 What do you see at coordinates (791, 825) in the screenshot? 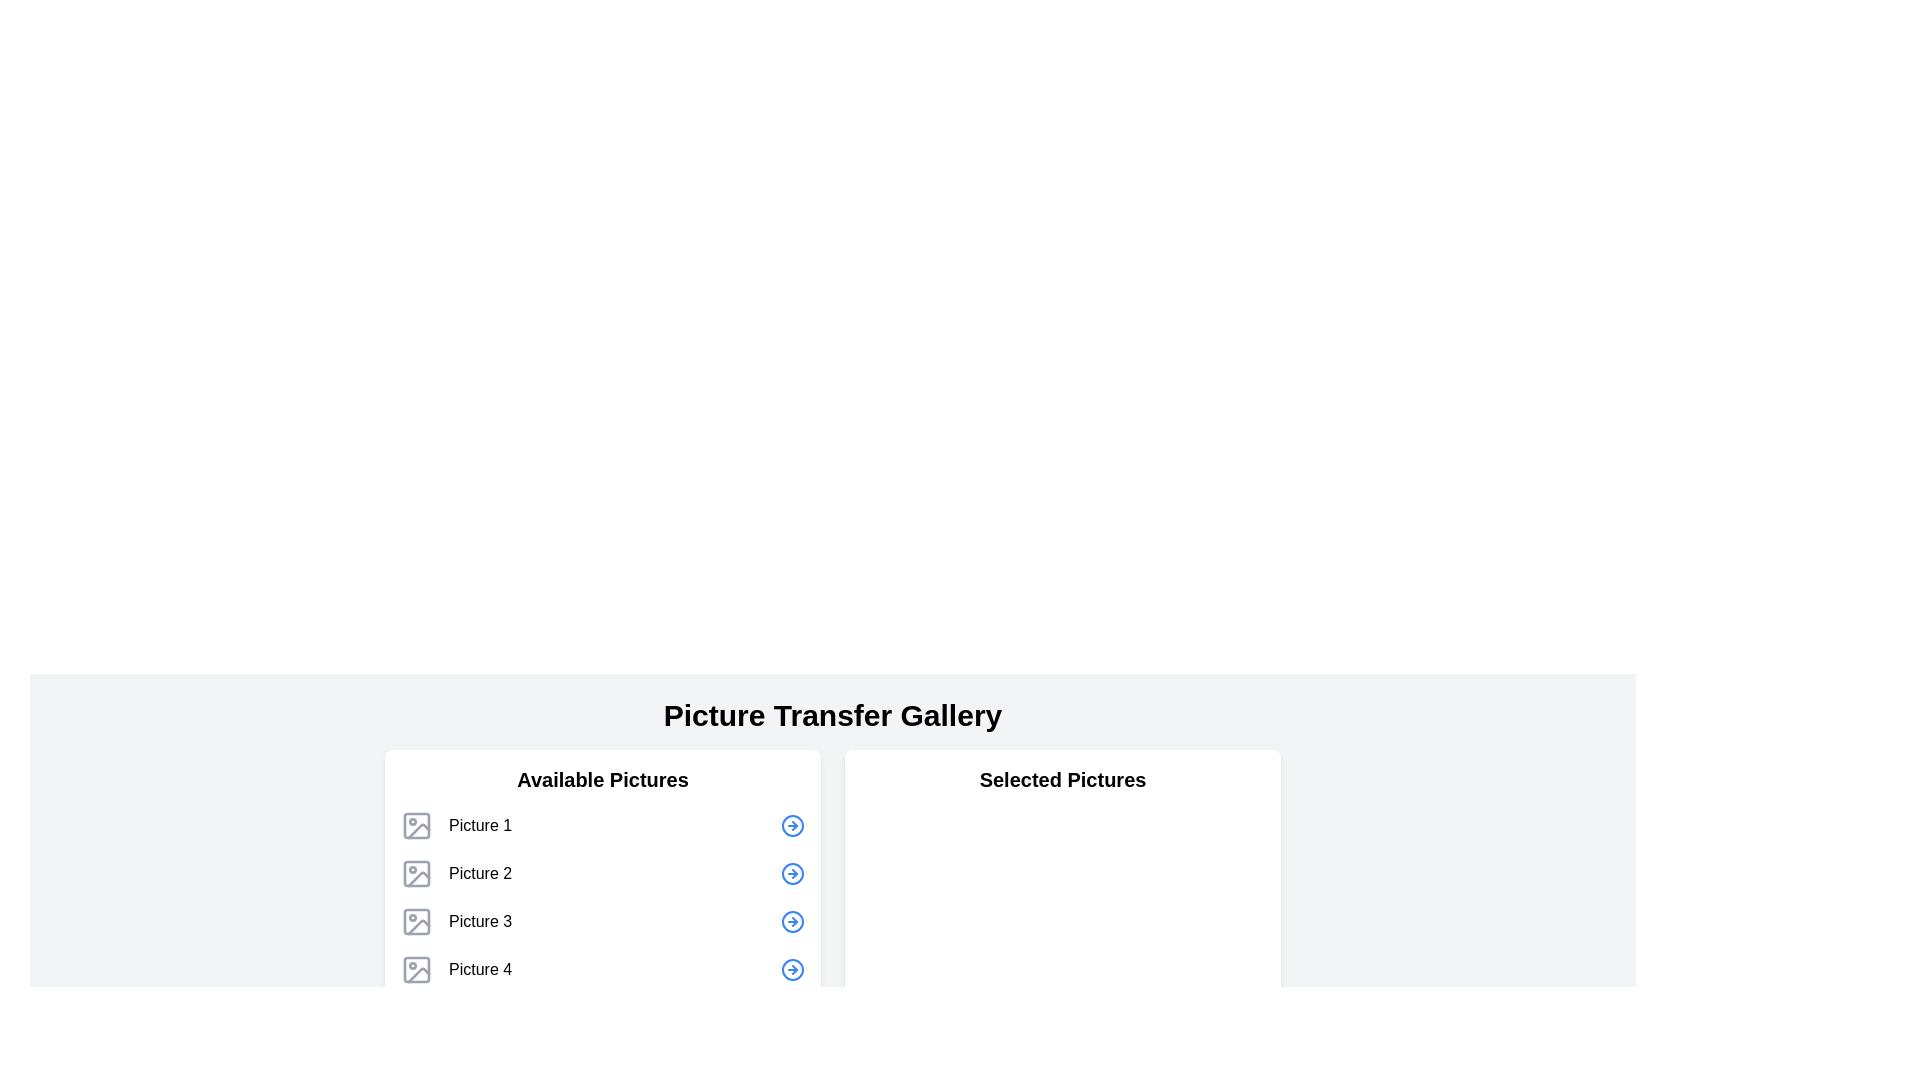
I see `the button located to the far right of the first row in the 'Available Pictures' section to initiate the transfer of 'Picture 1' to the 'Selected Pictures' list` at bounding box center [791, 825].